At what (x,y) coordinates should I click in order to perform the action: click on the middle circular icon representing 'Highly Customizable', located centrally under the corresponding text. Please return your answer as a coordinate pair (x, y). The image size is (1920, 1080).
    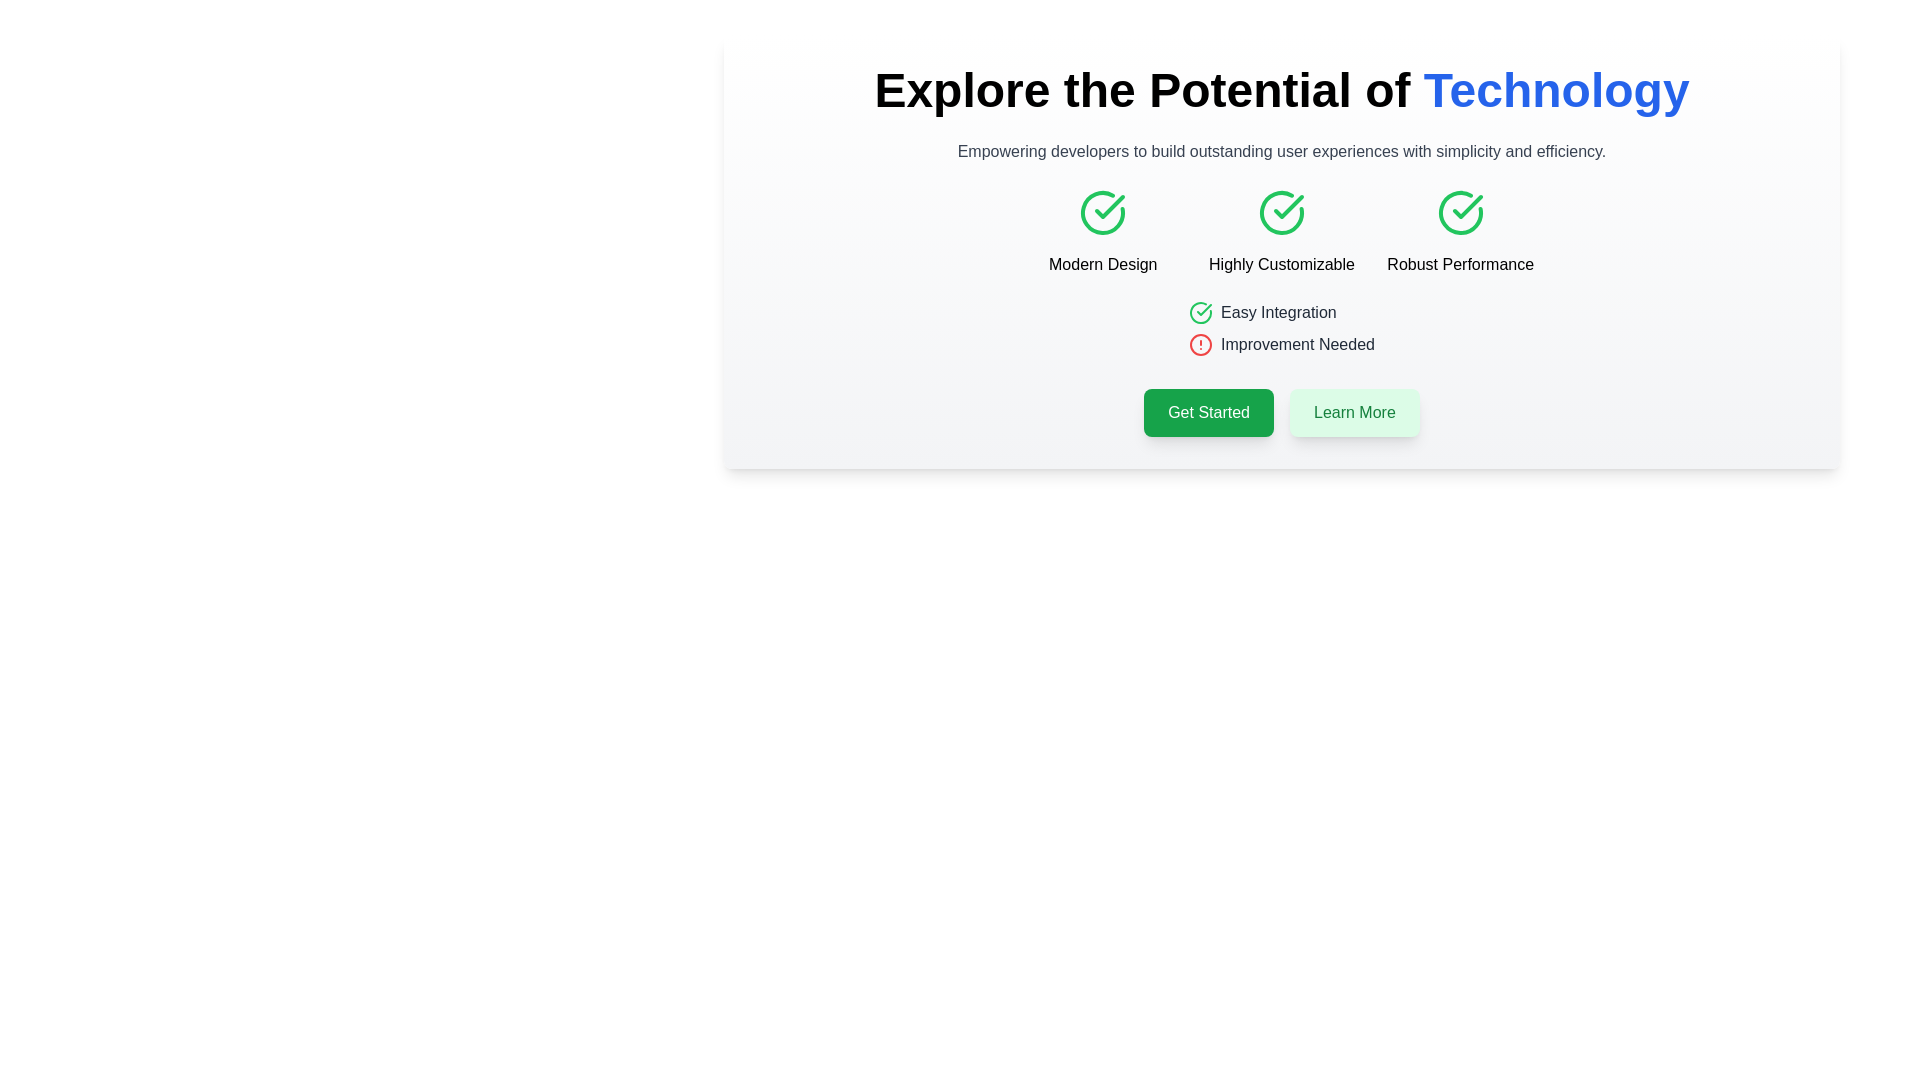
    Looking at the image, I should click on (1281, 212).